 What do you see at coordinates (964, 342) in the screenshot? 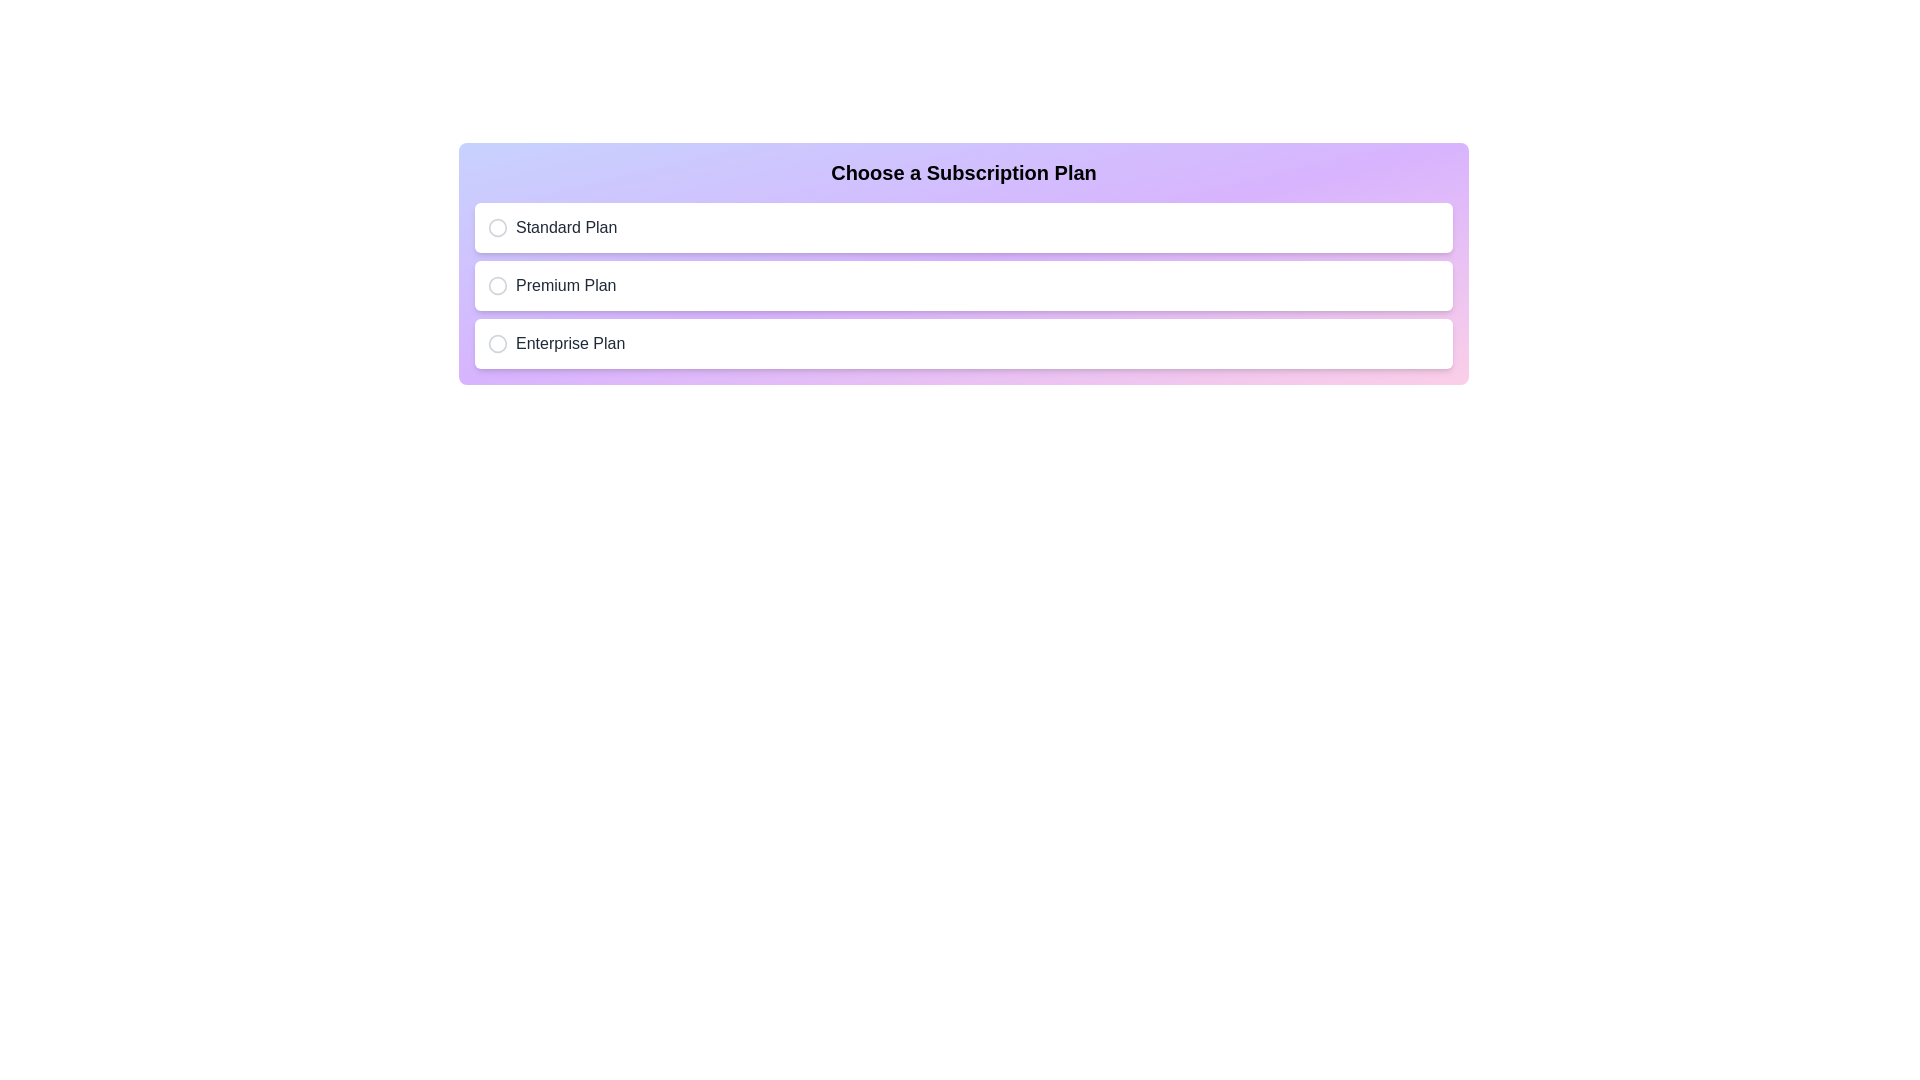
I see `the 'Enterprise Plan' option in the subscription selection list` at bounding box center [964, 342].